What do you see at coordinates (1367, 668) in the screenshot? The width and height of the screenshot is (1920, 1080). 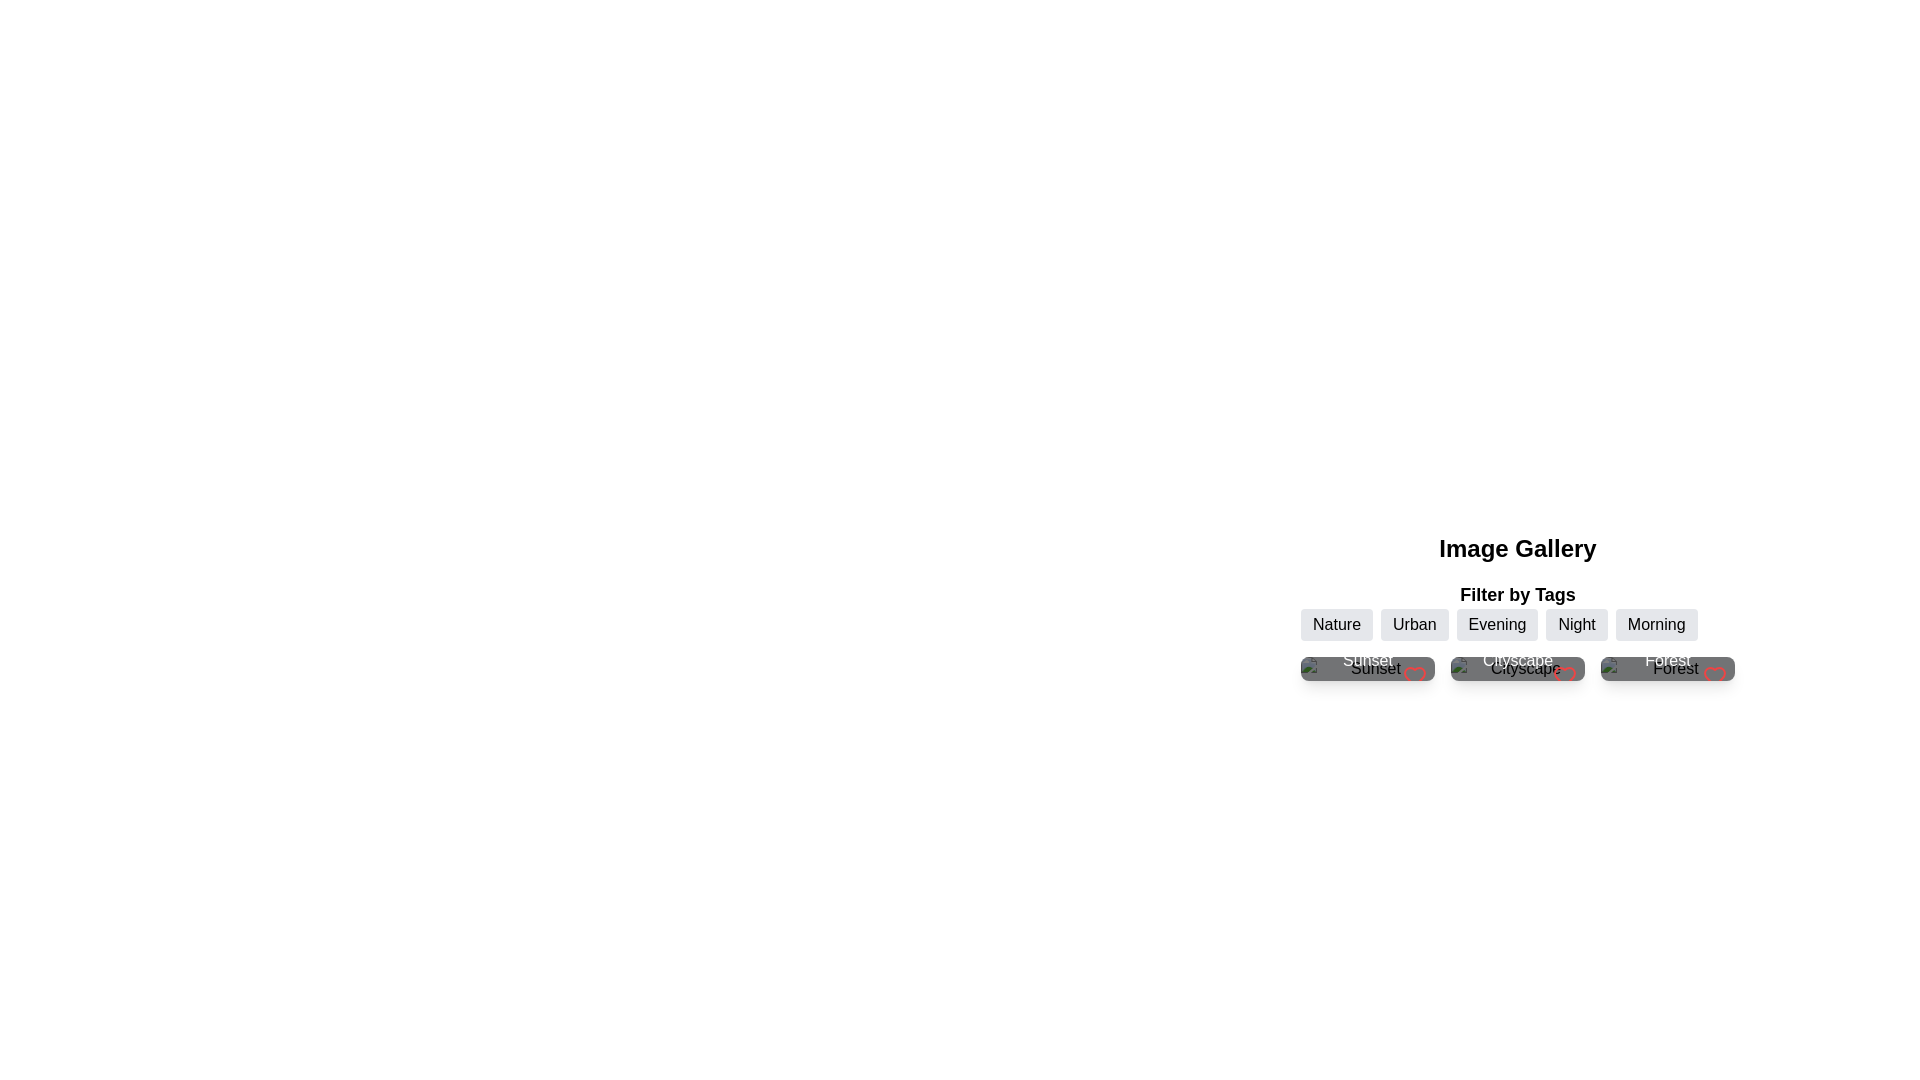 I see `the card element displaying 'Sunset' with a gray background and heart-shaped graphic, located at the first position in the grid layout` at bounding box center [1367, 668].